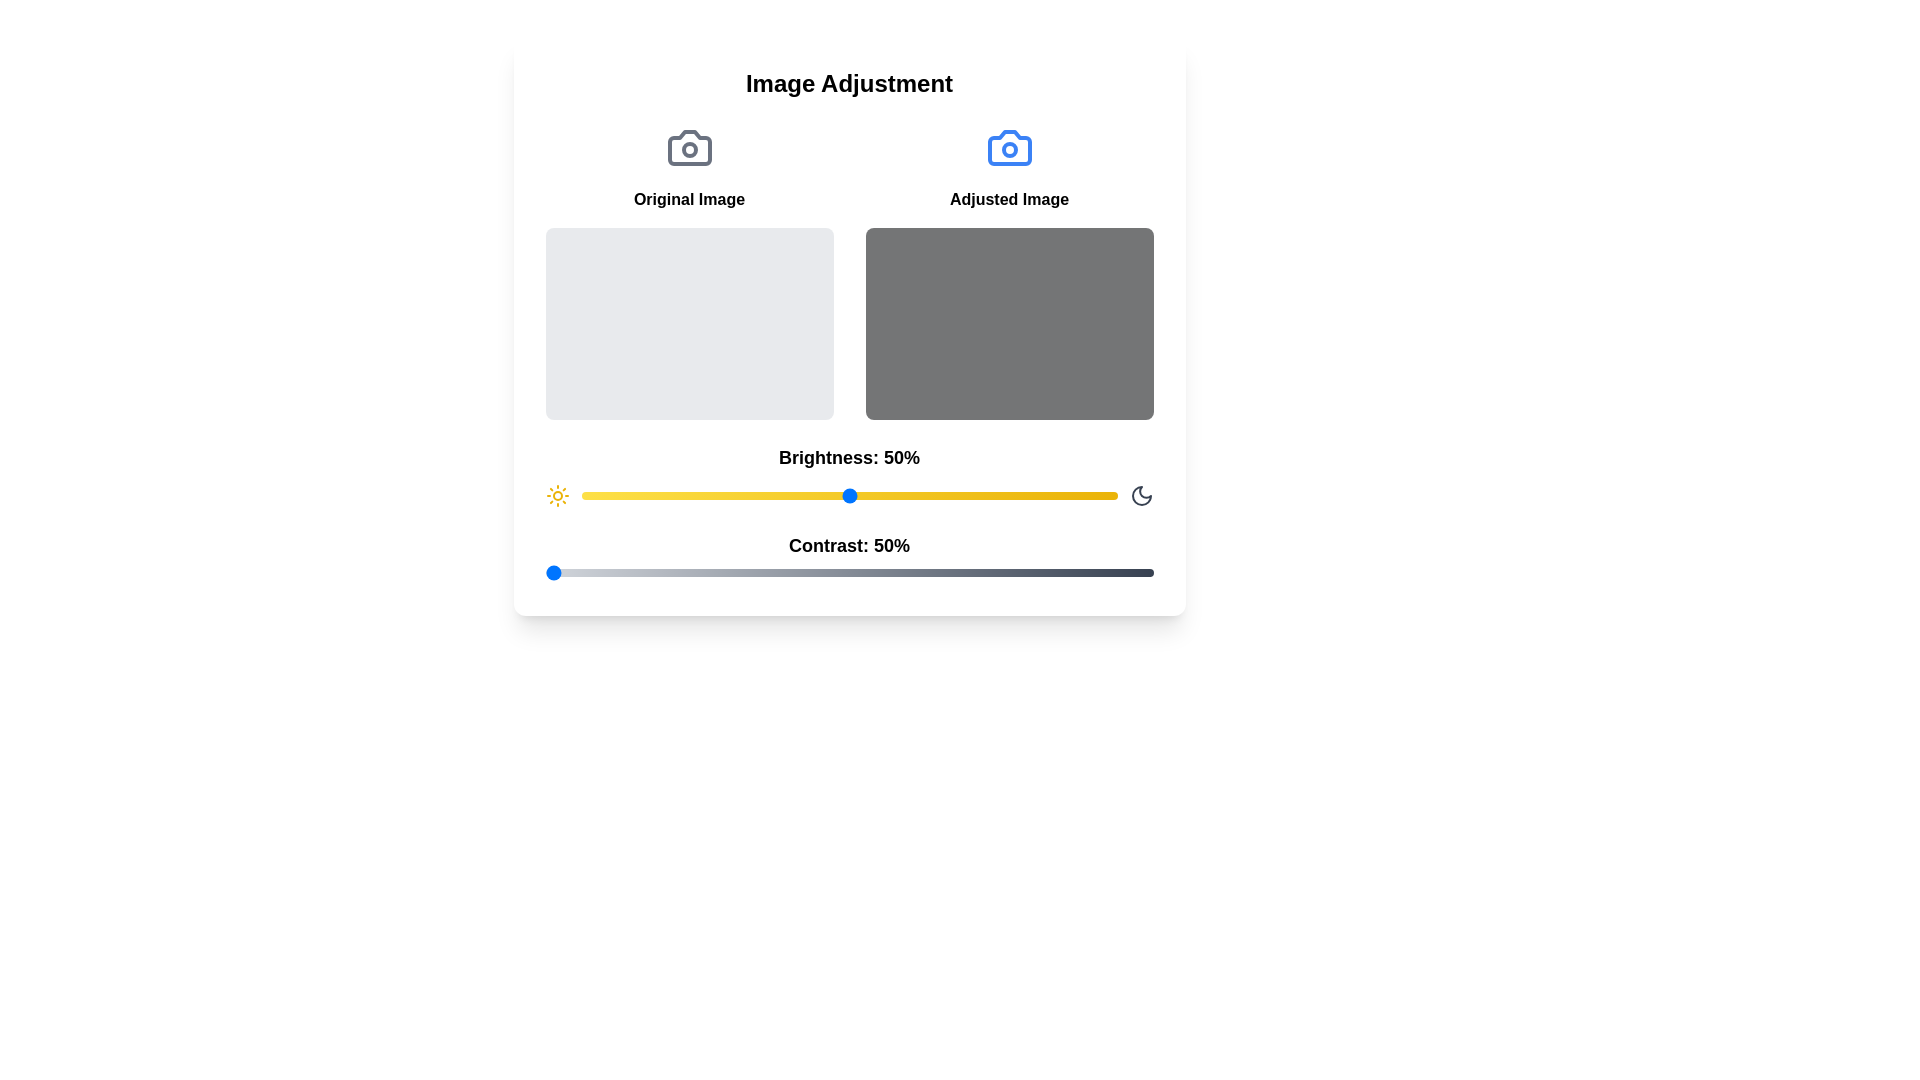  What do you see at coordinates (849, 558) in the screenshot?
I see `the text label displaying 'Contrast: 50%' located in the 'Image Adjustment' section, positioned above the gradient slider interface` at bounding box center [849, 558].